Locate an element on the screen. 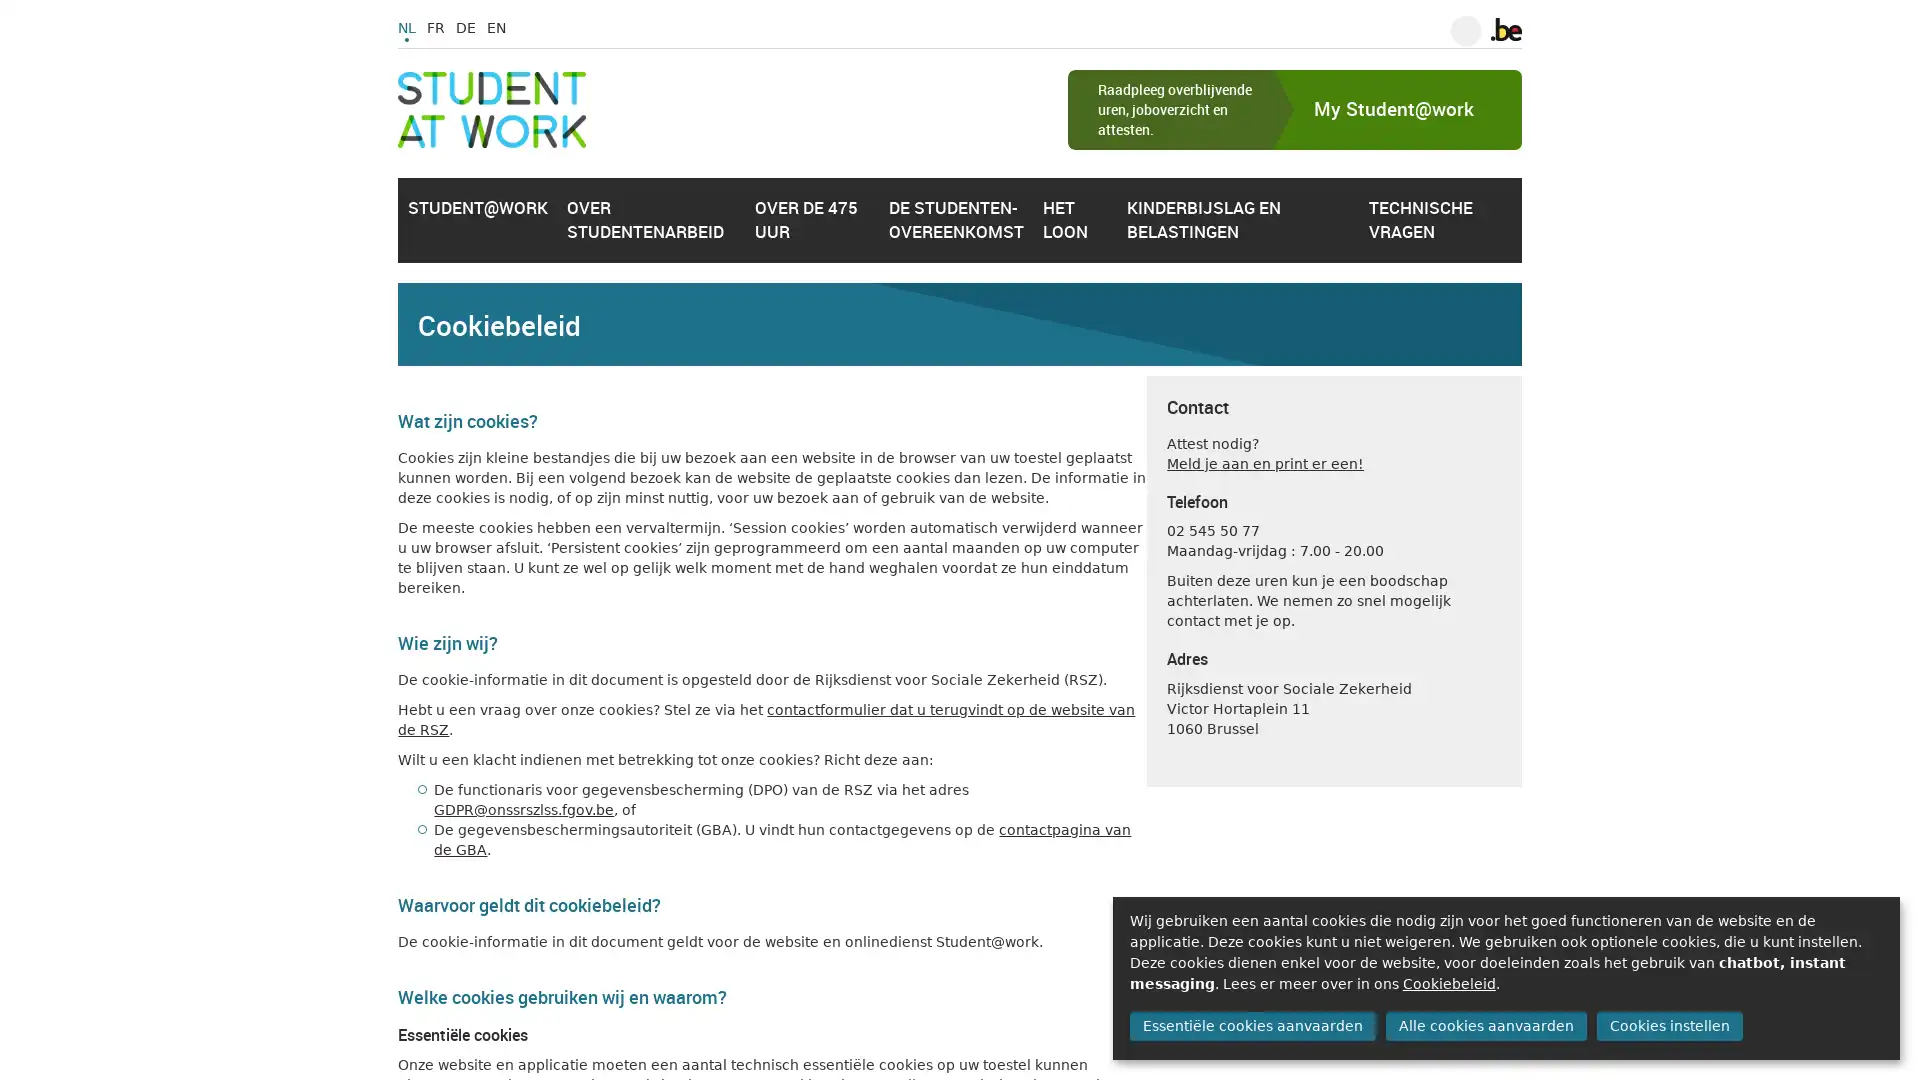 The width and height of the screenshot is (1920, 1080). Essentiele cookies aanvaarden is located at coordinates (1251, 1026).